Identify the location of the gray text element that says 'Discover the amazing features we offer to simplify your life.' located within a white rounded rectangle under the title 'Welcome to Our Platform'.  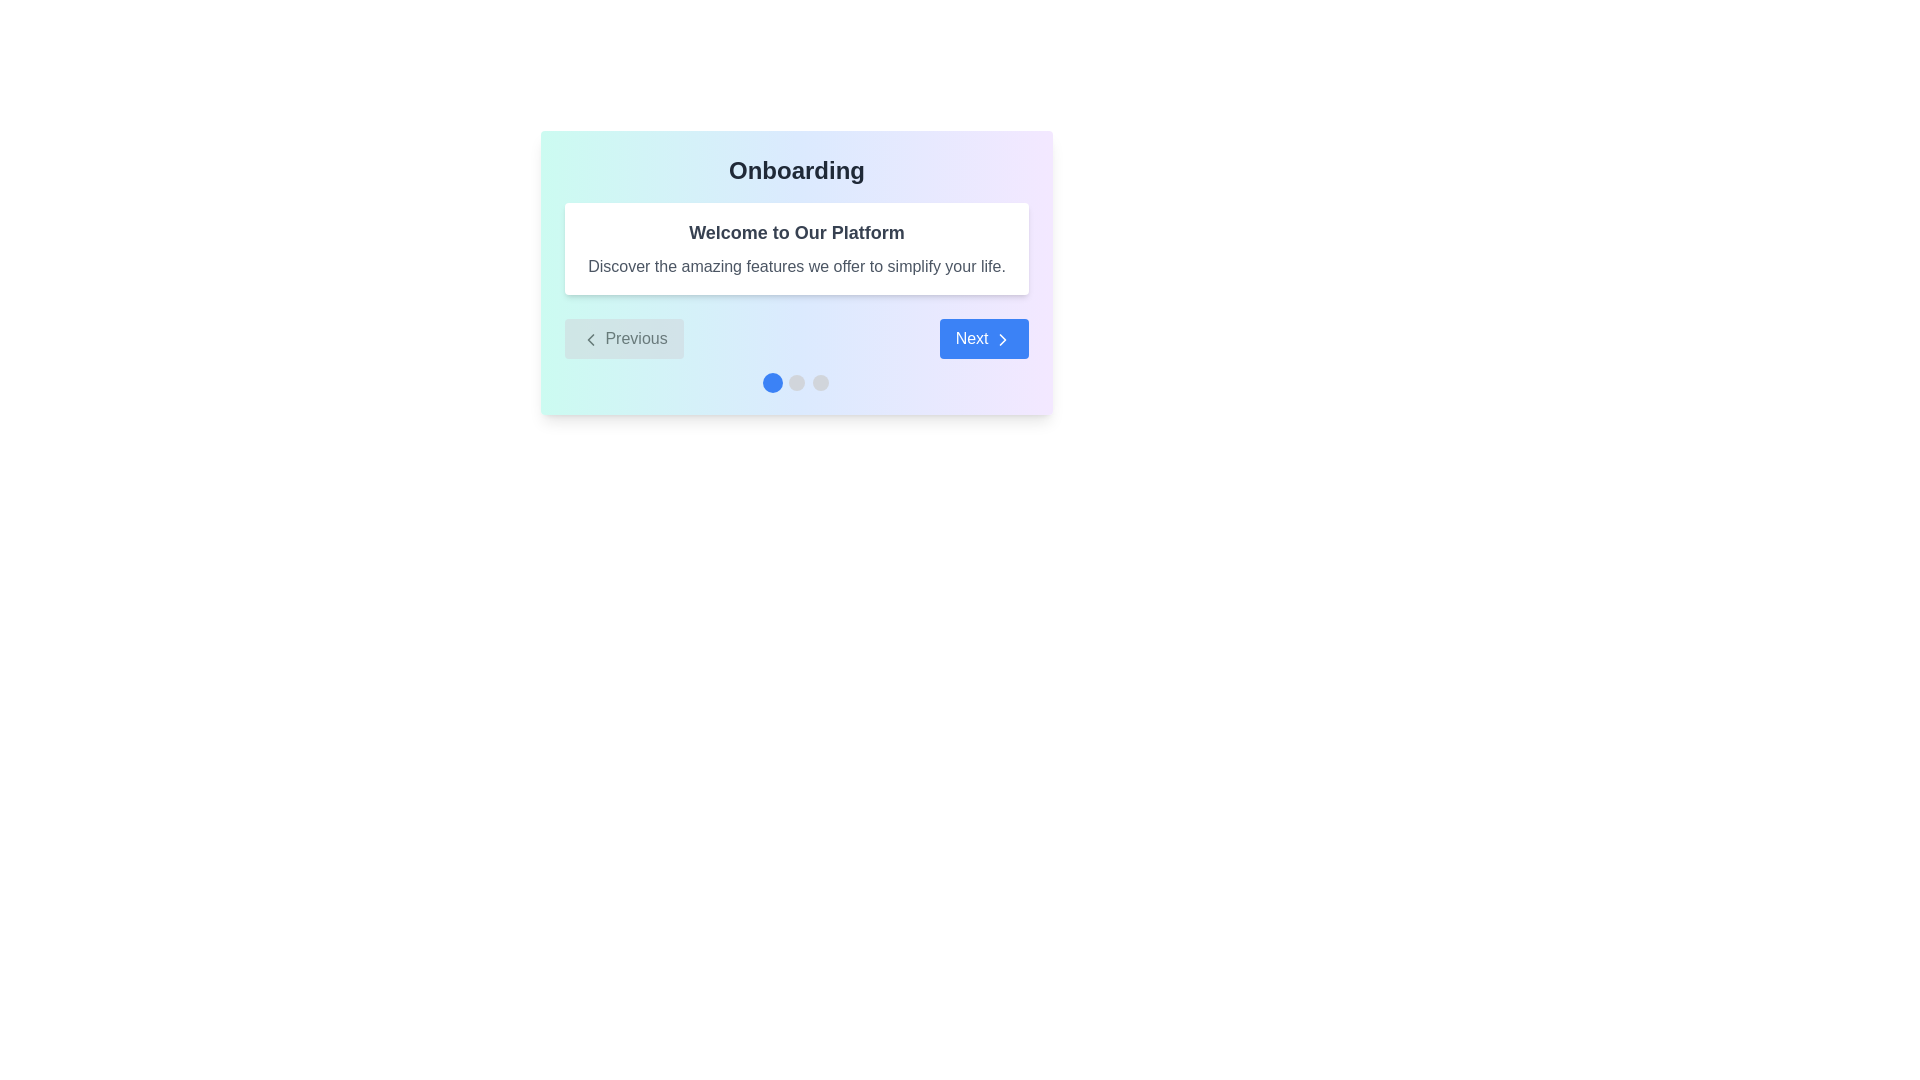
(795, 265).